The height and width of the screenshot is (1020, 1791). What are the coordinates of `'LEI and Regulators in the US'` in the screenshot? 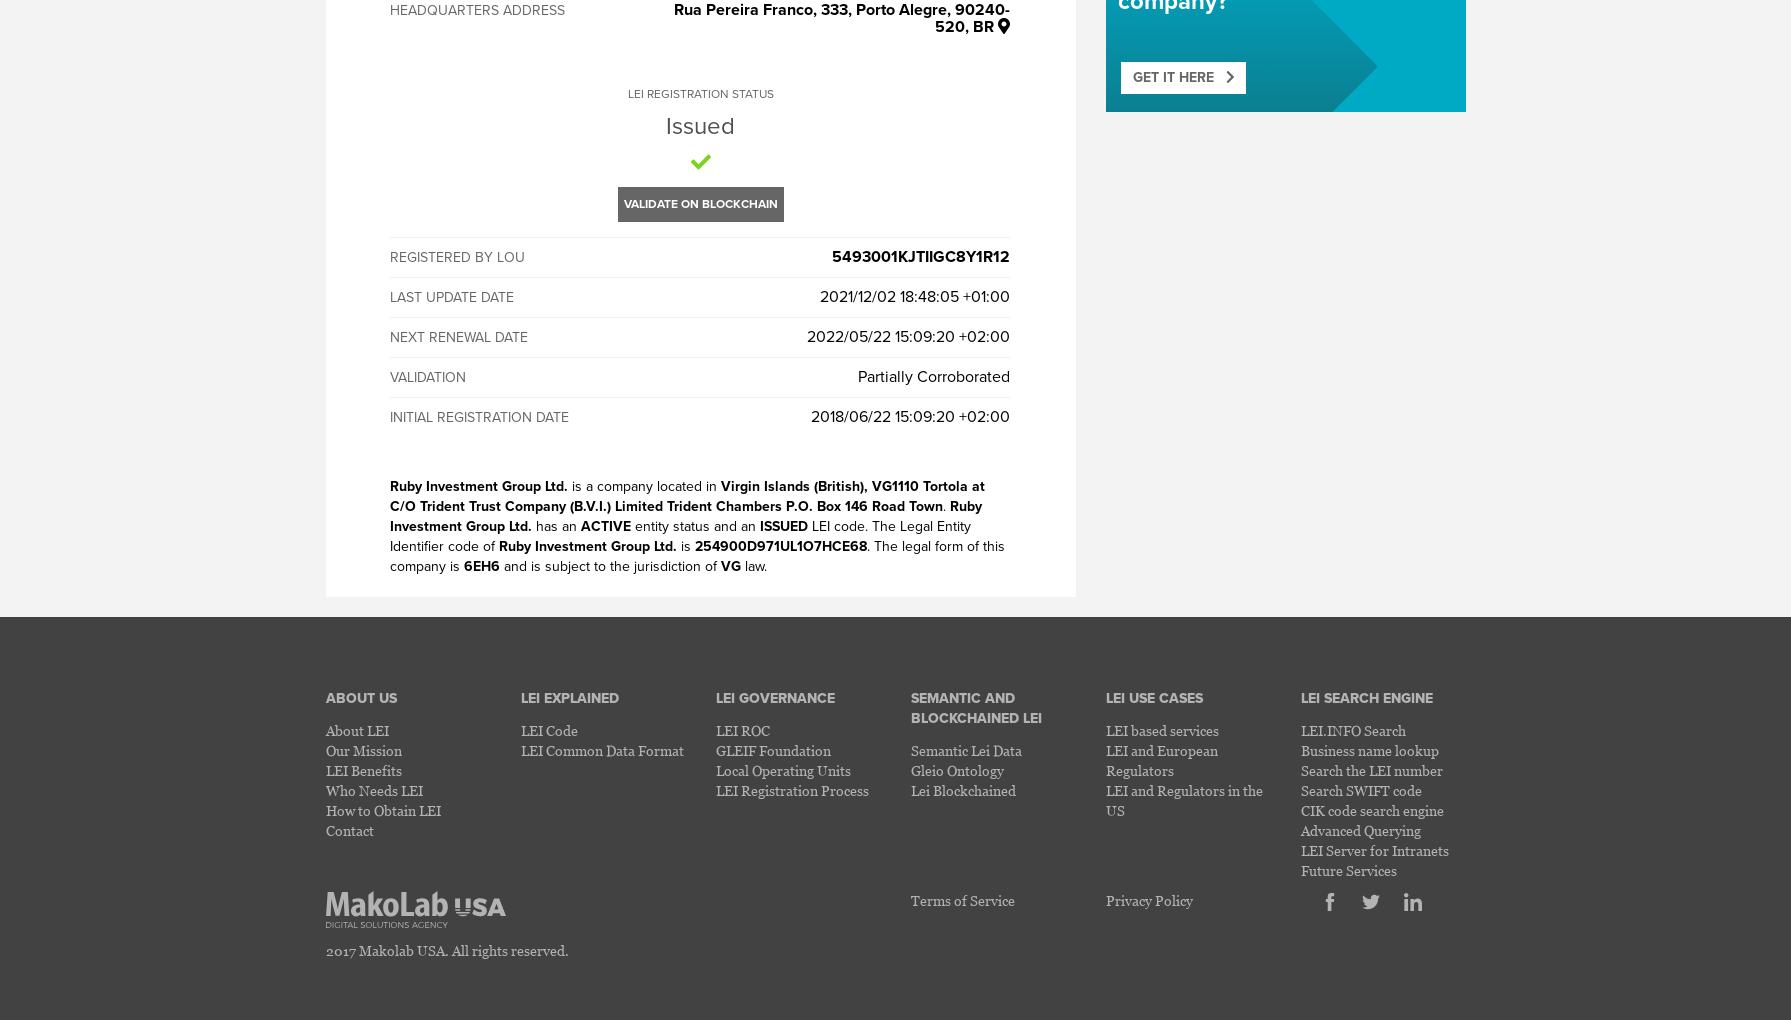 It's located at (1104, 799).